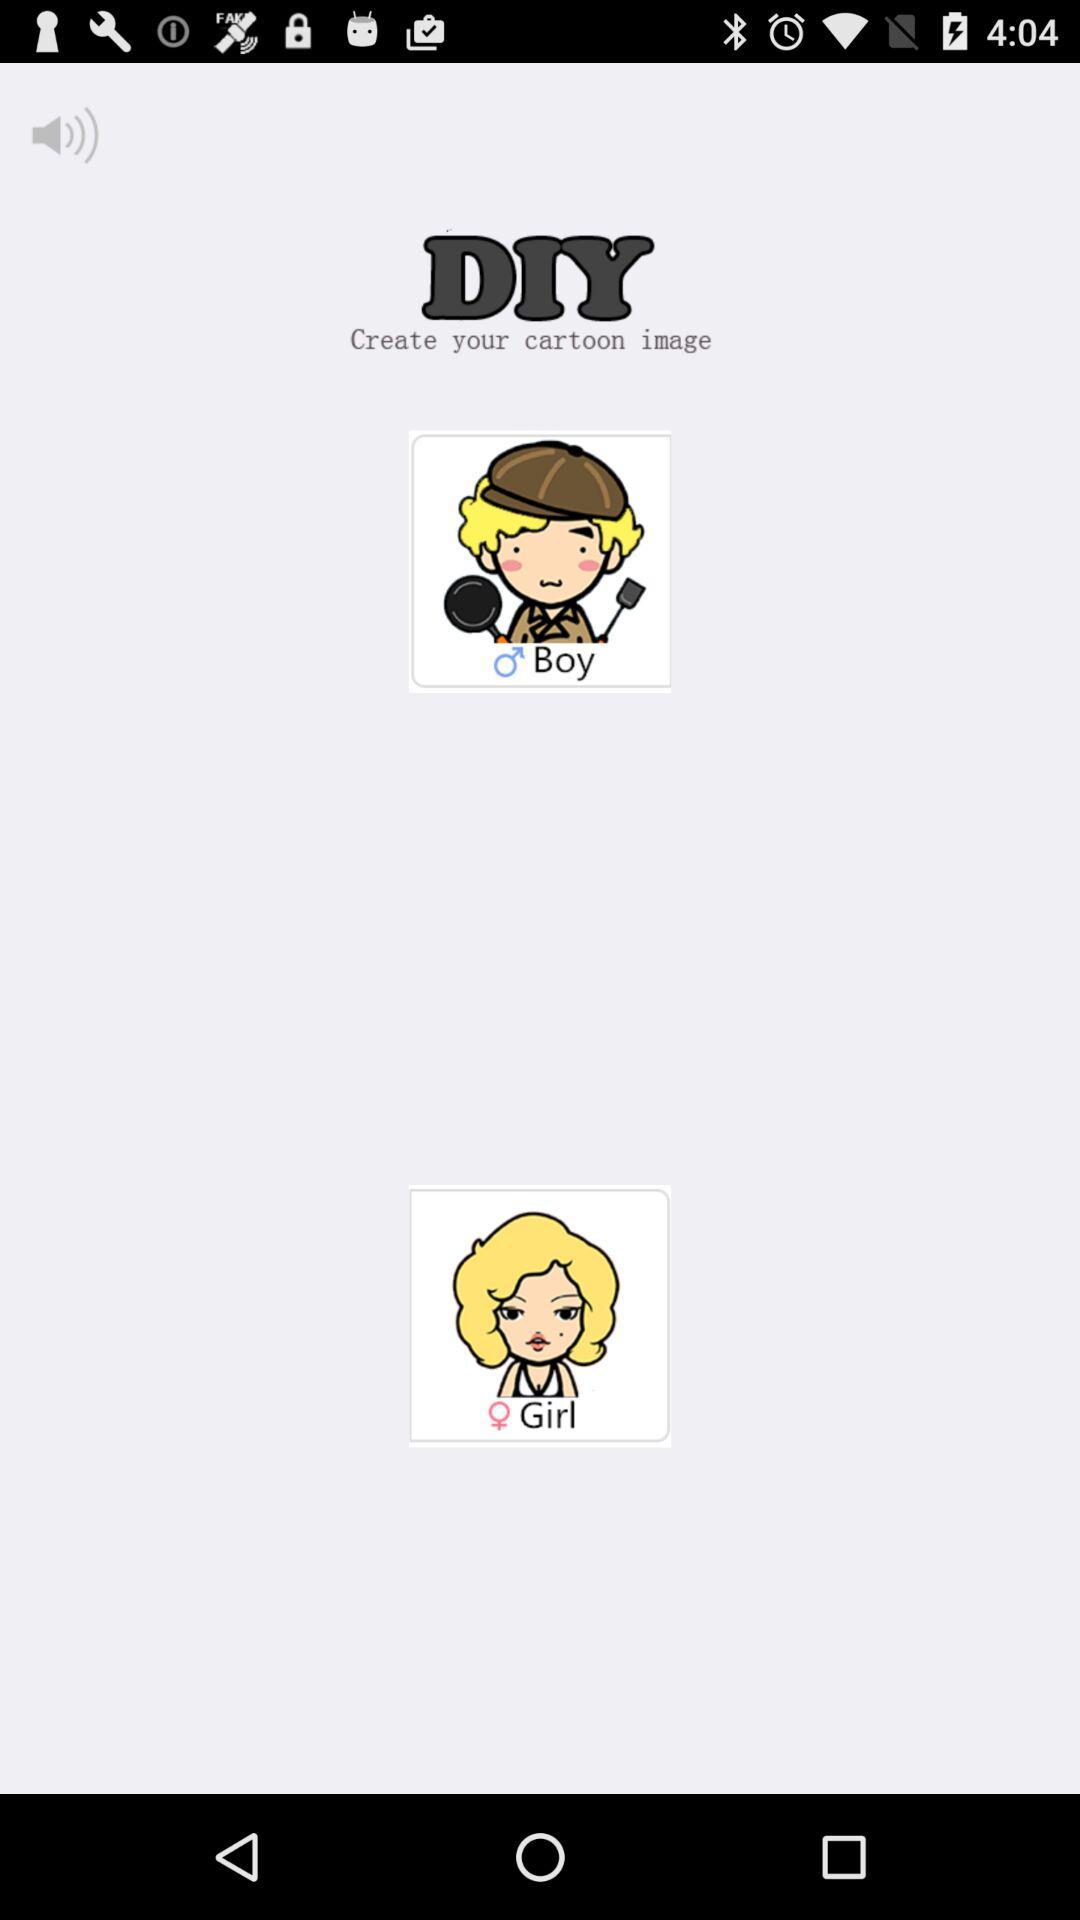 The height and width of the screenshot is (1920, 1080). I want to click on the item at the top left corner, so click(64, 134).